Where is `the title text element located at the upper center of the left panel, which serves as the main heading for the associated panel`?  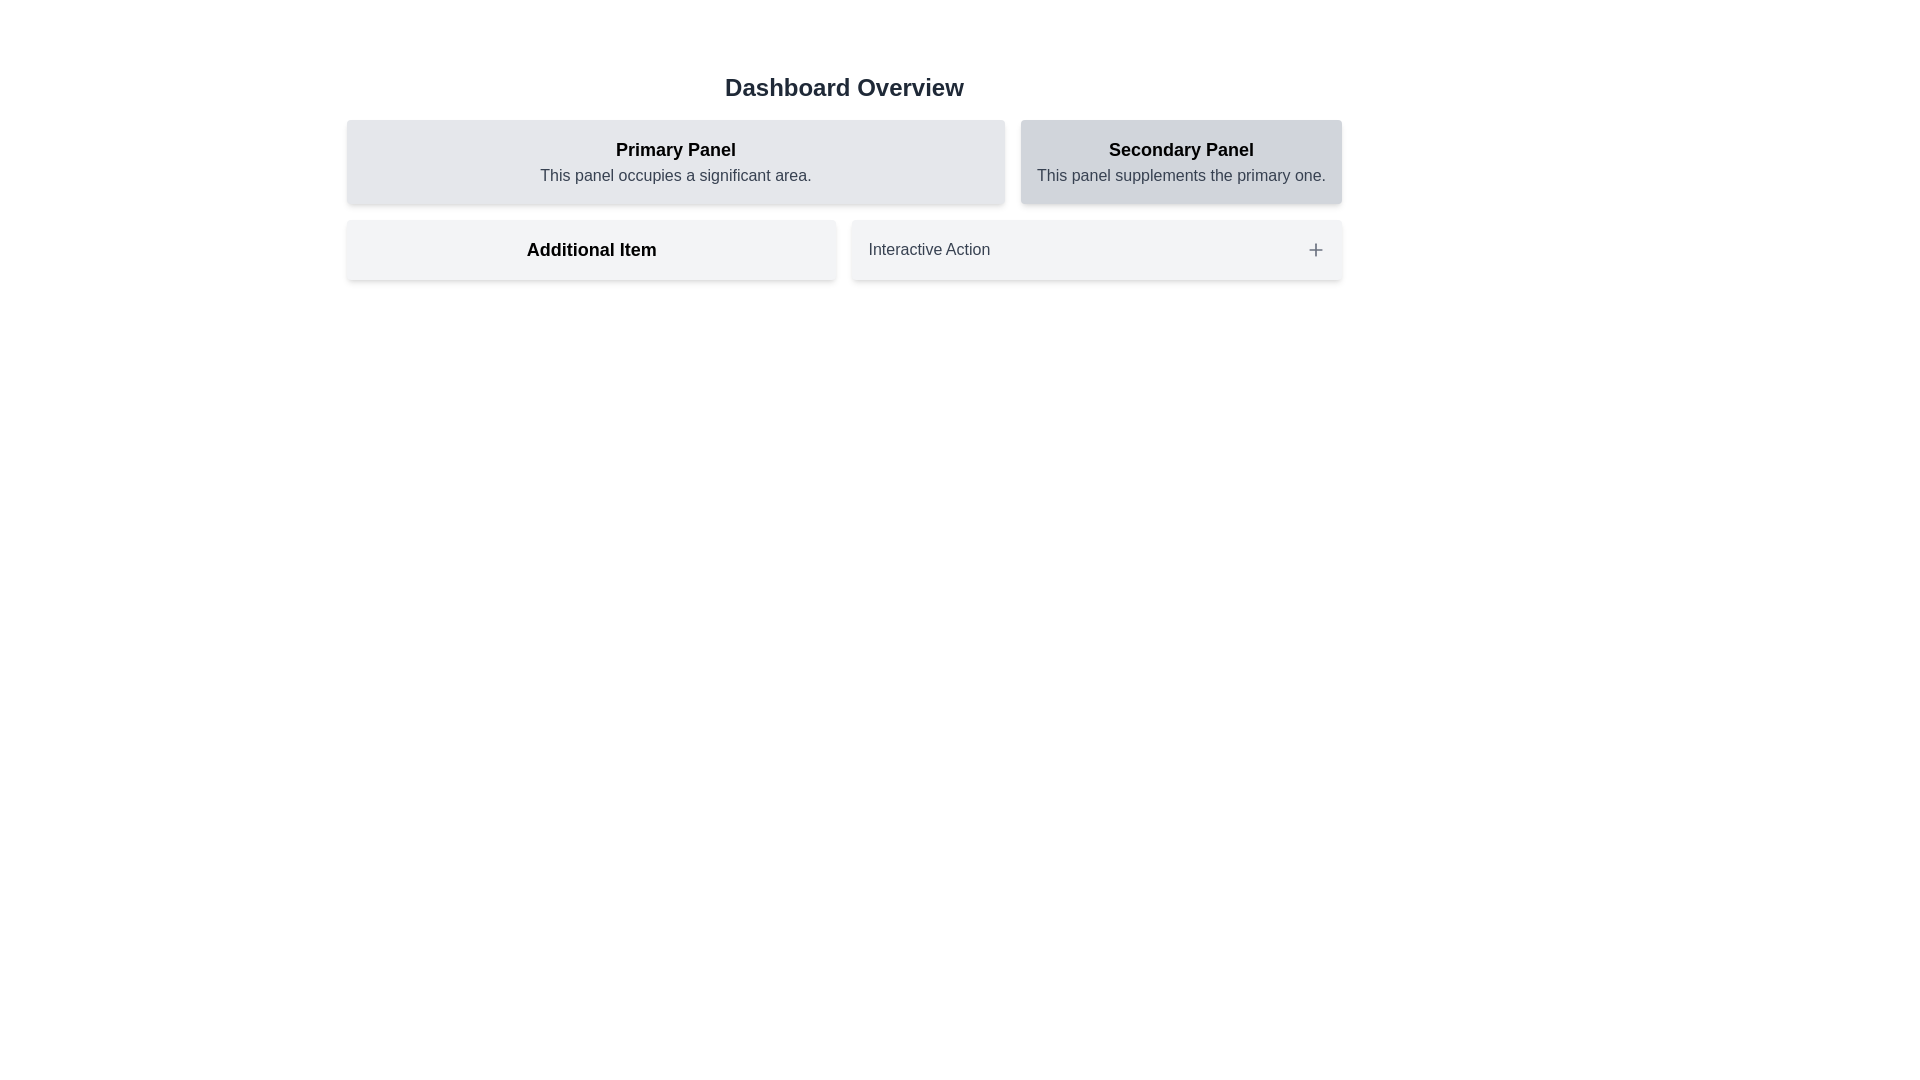 the title text element located at the upper center of the left panel, which serves as the main heading for the associated panel is located at coordinates (676, 149).